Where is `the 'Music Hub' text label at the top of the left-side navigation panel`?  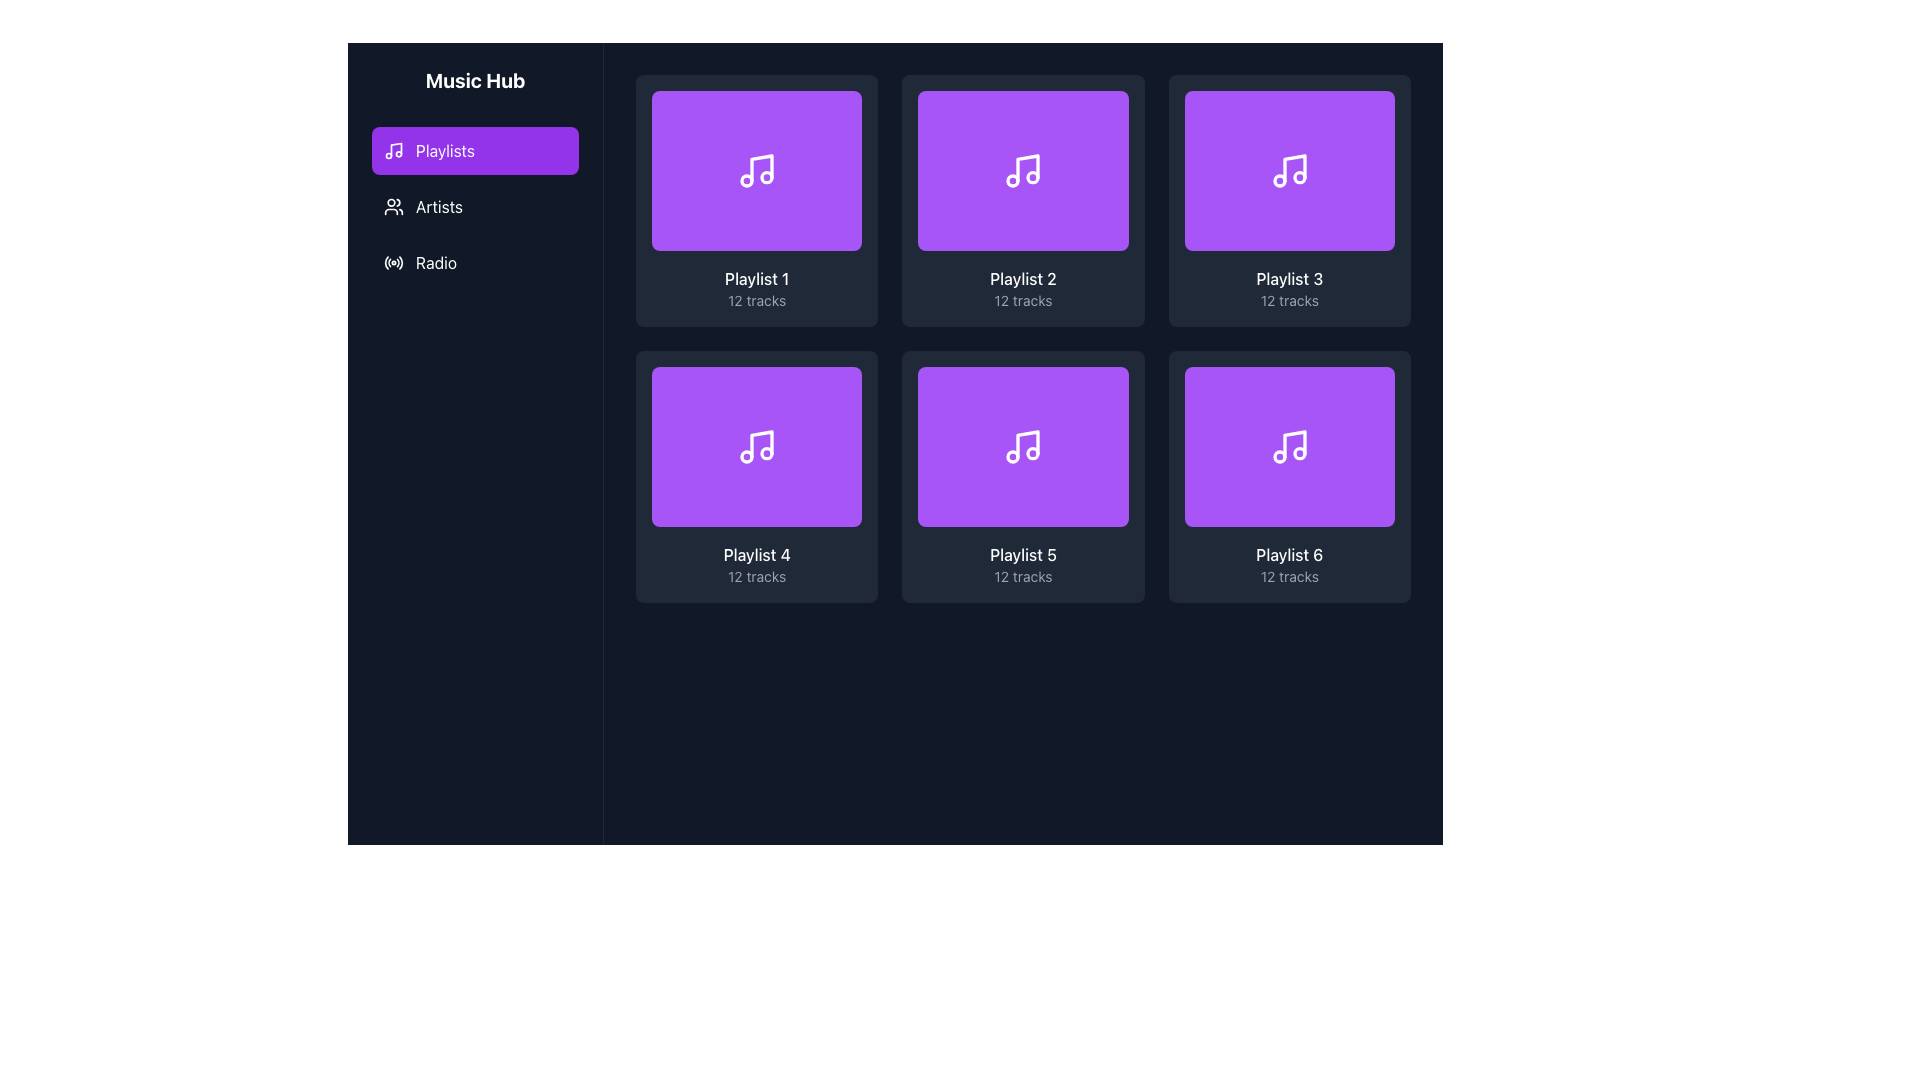 the 'Music Hub' text label at the top of the left-side navigation panel is located at coordinates (474, 80).